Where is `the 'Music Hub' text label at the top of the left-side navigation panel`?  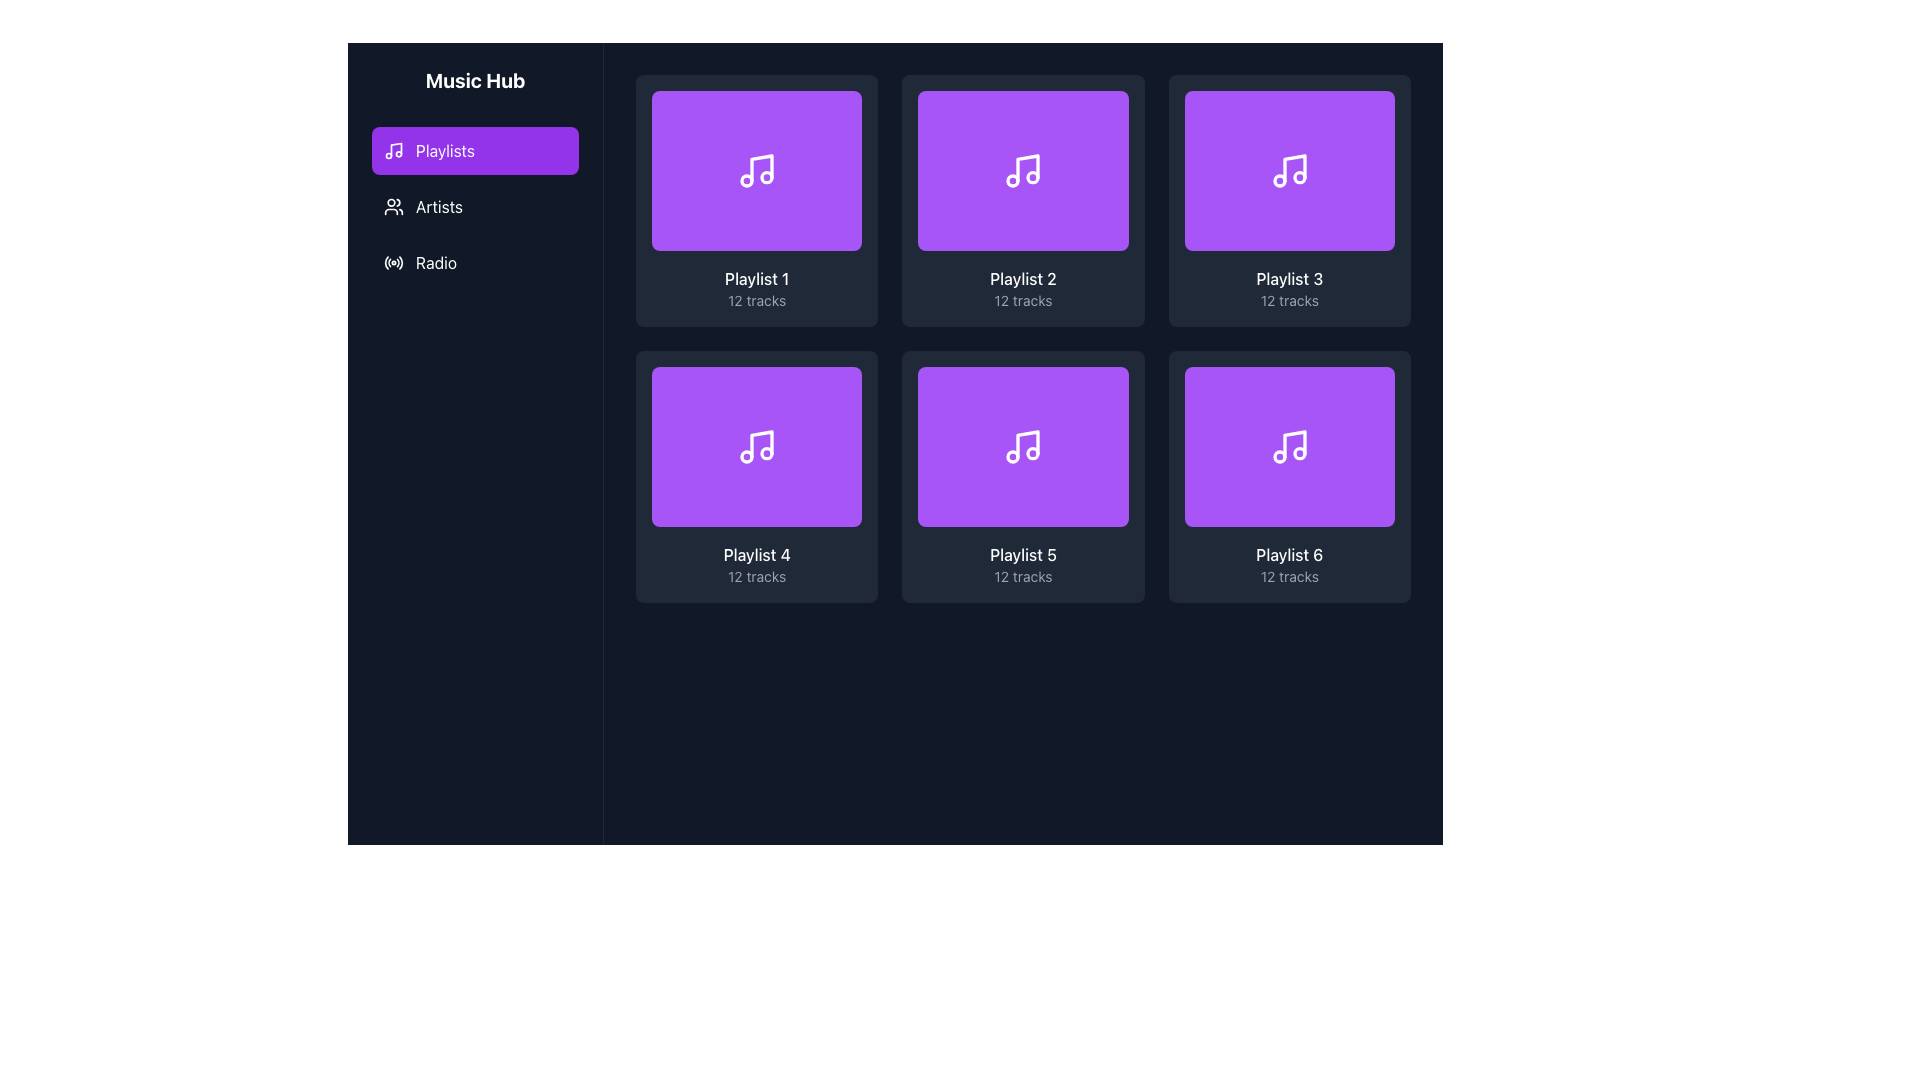 the 'Music Hub' text label at the top of the left-side navigation panel is located at coordinates (474, 80).